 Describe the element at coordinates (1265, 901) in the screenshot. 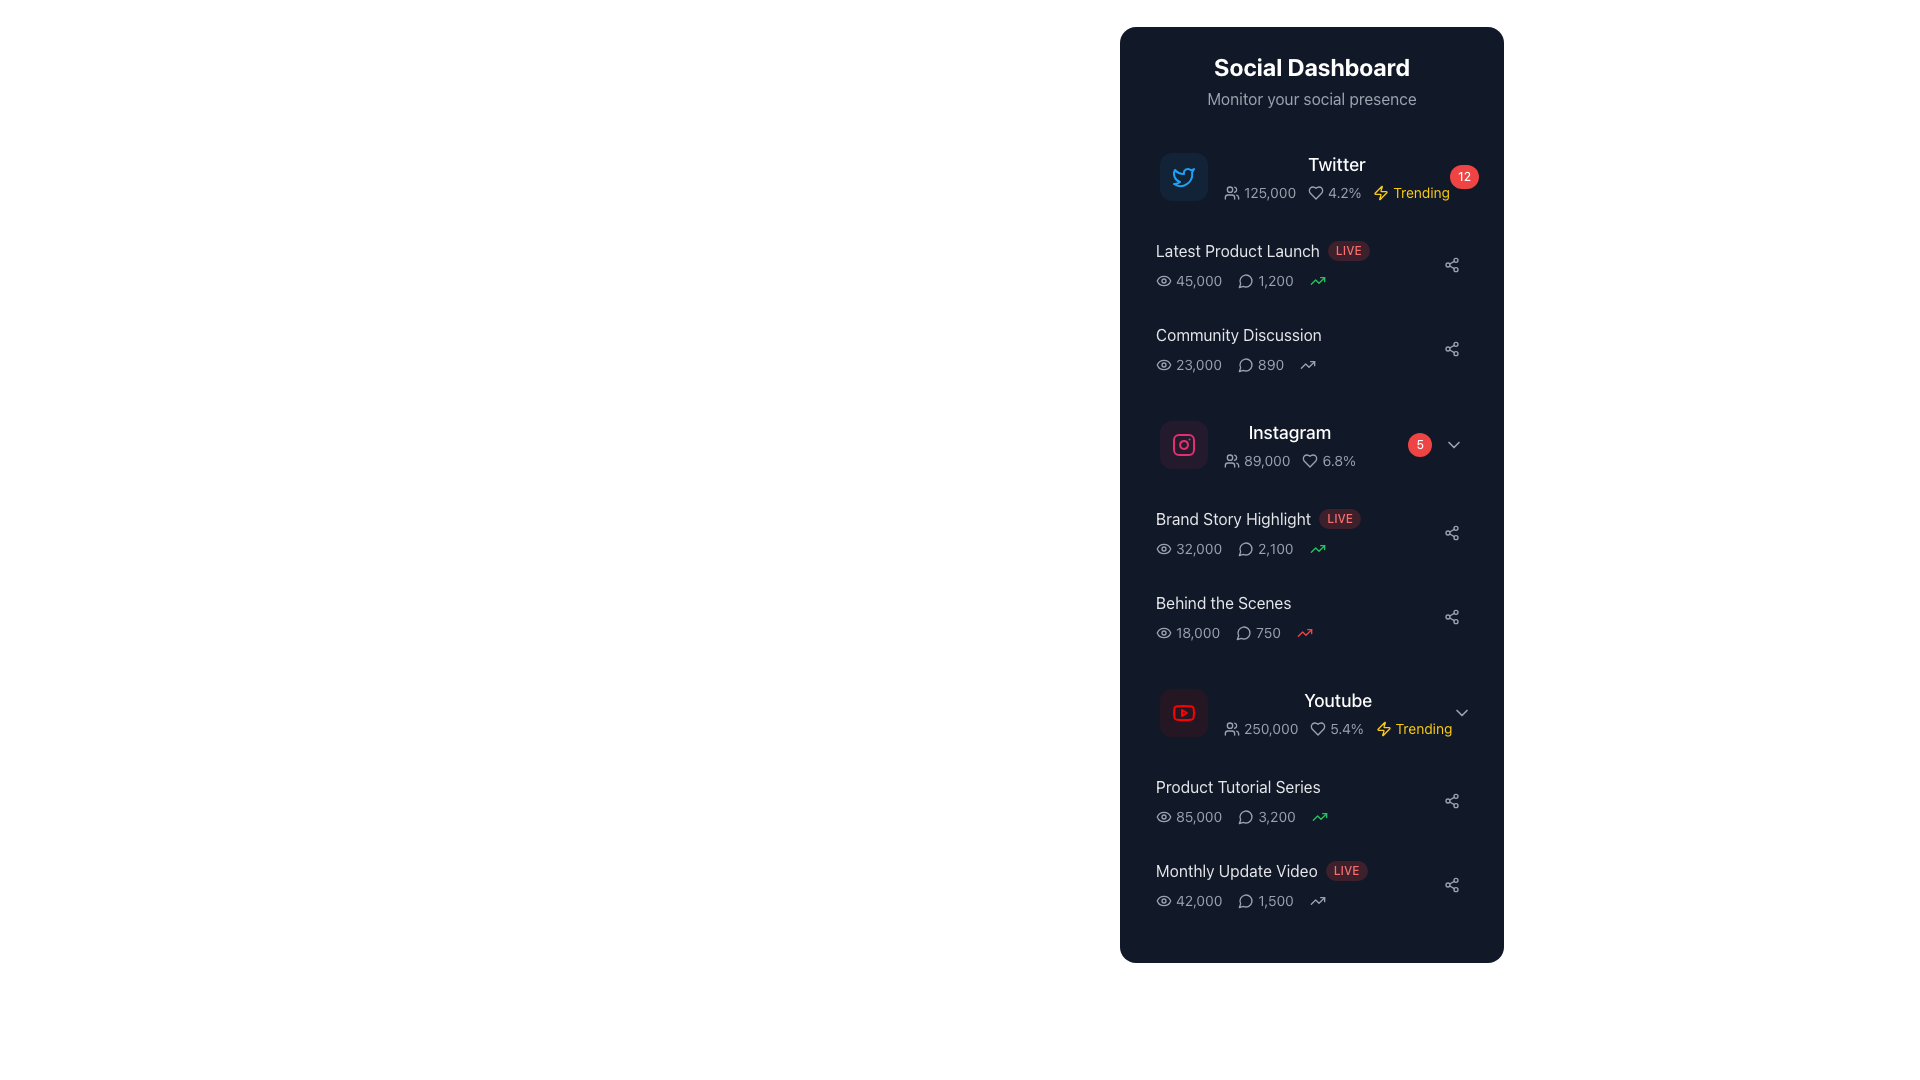

I see `the text element displaying the number '1,500' in gray color, located in the bottom right section of the 'Monthly Update Video' card, next to a circular comment icon` at that location.